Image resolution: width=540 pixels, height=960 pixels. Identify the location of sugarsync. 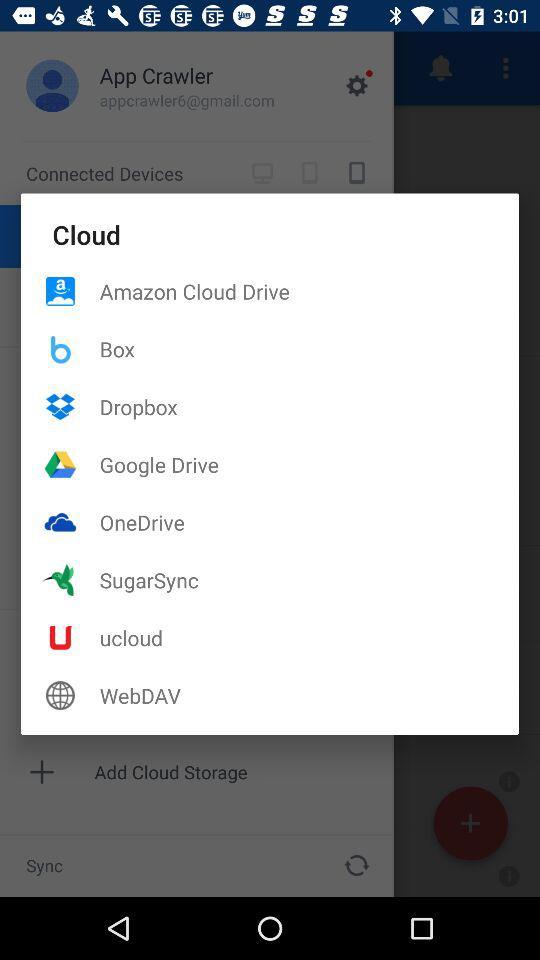
(309, 580).